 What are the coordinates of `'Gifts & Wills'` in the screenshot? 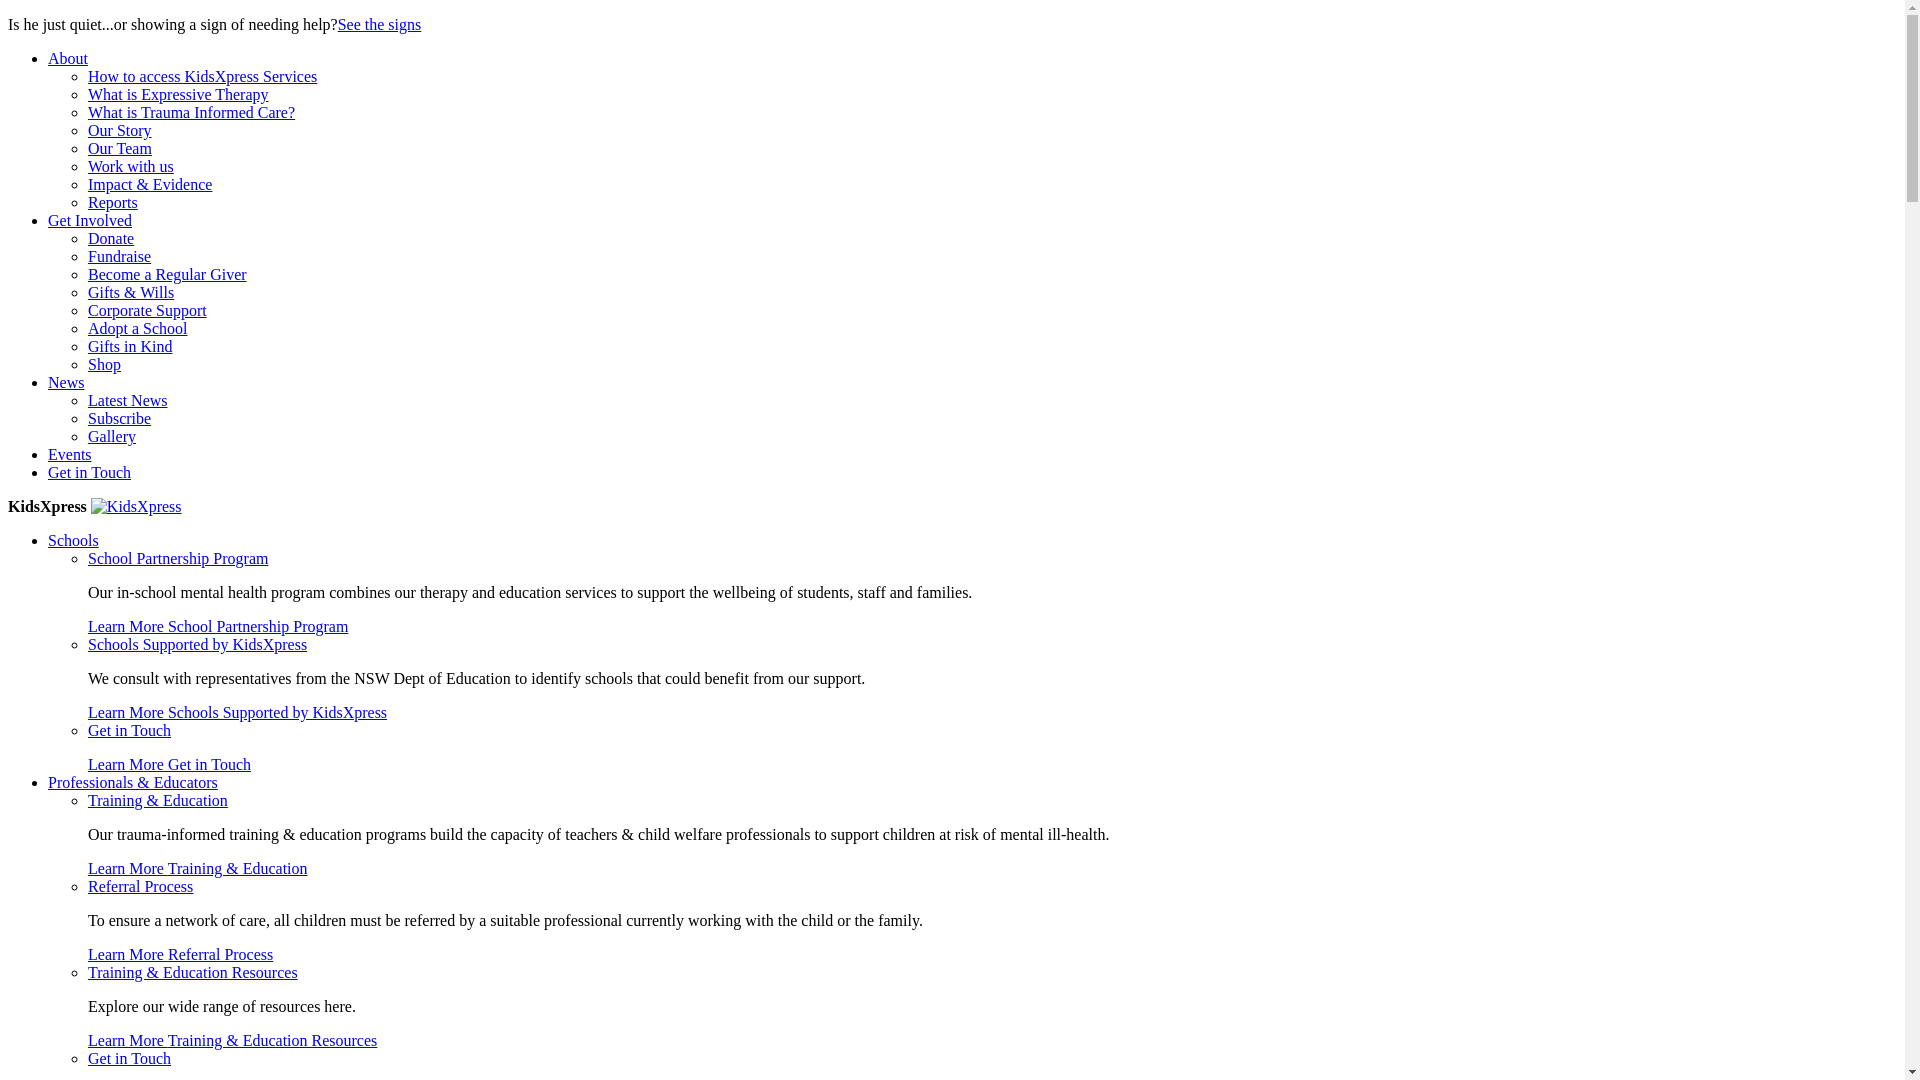 It's located at (129, 292).